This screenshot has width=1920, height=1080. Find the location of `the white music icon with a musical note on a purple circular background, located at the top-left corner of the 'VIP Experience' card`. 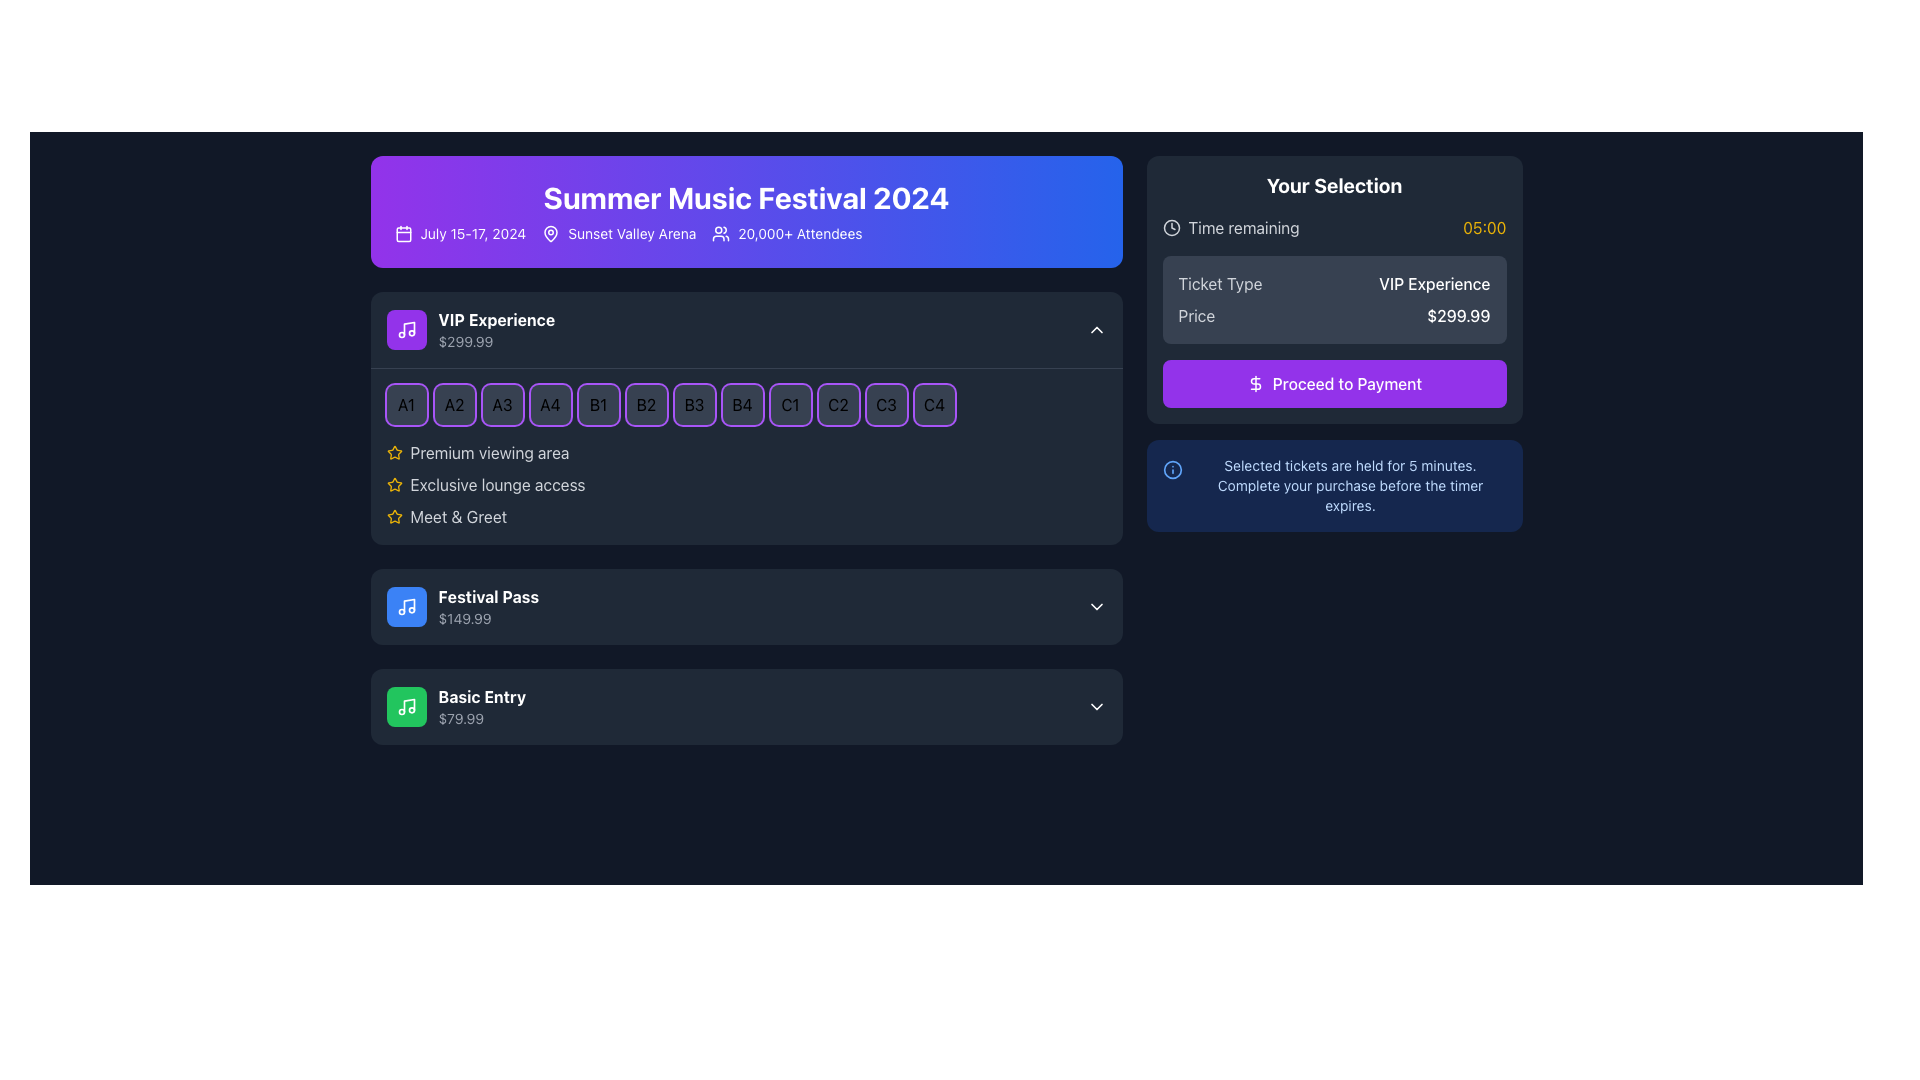

the white music icon with a musical note on a purple circular background, located at the top-left corner of the 'VIP Experience' card is located at coordinates (405, 329).